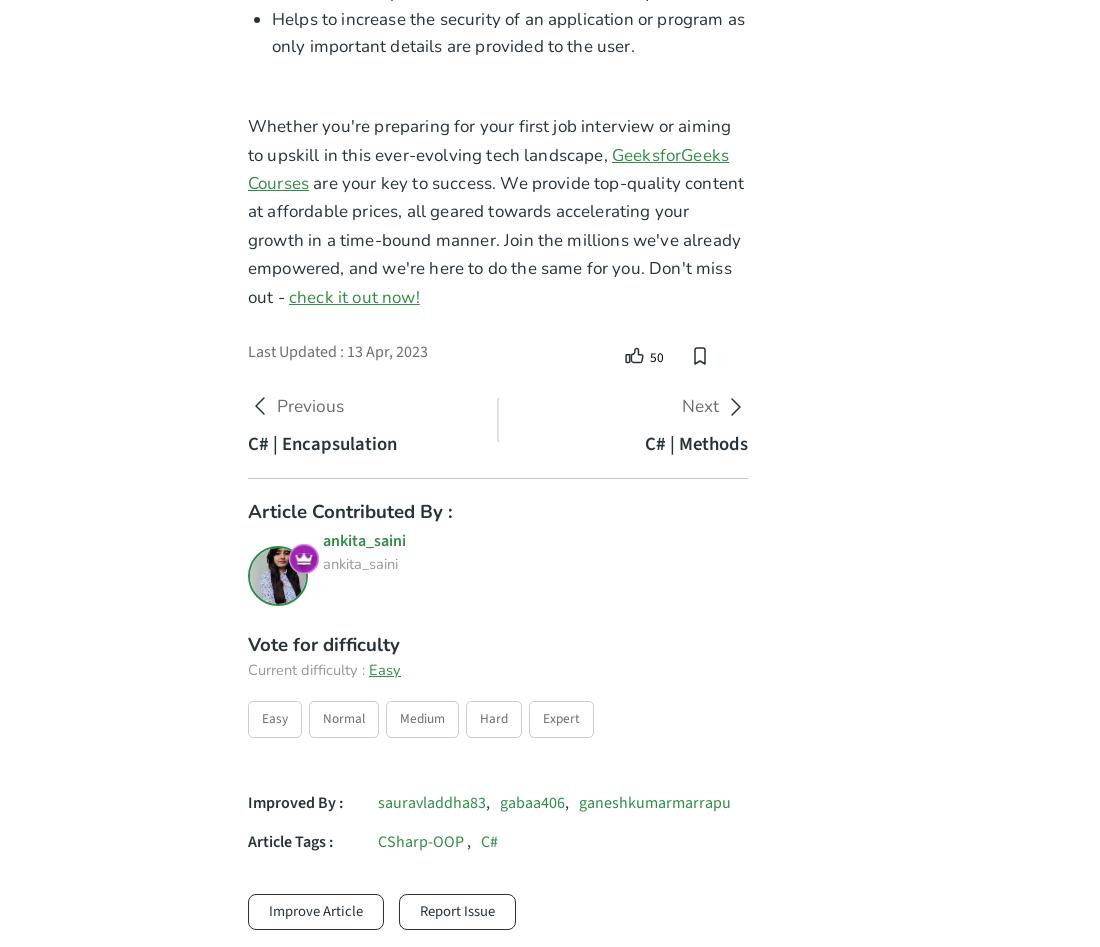  What do you see at coordinates (489, 841) in the screenshot?
I see `'C#'` at bounding box center [489, 841].